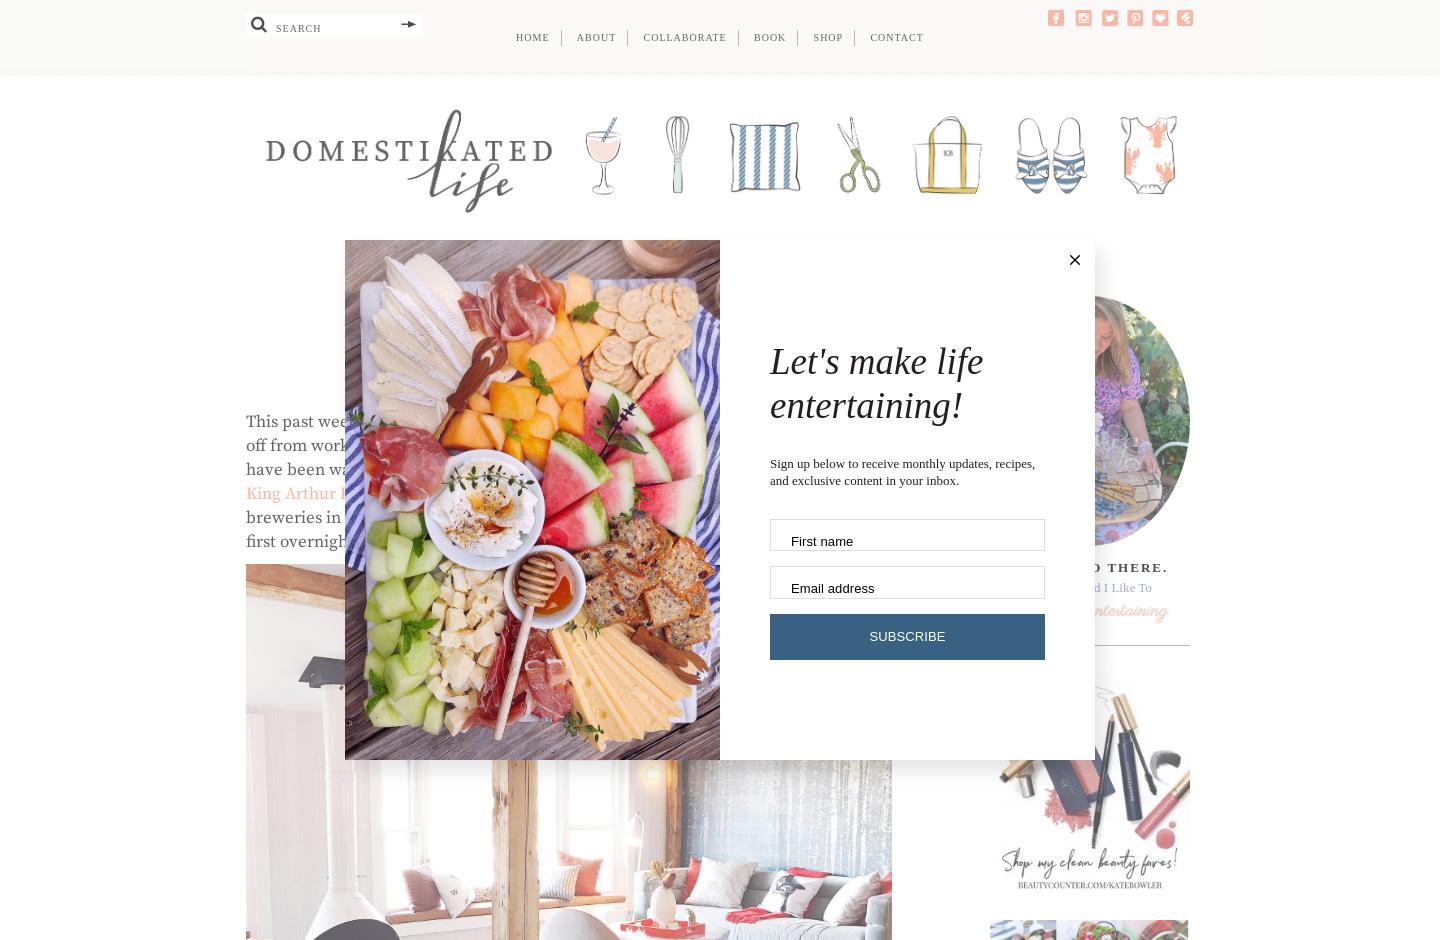 Image resolution: width=1440 pixels, height=940 pixels. I want to click on 'Contact', so click(895, 37).